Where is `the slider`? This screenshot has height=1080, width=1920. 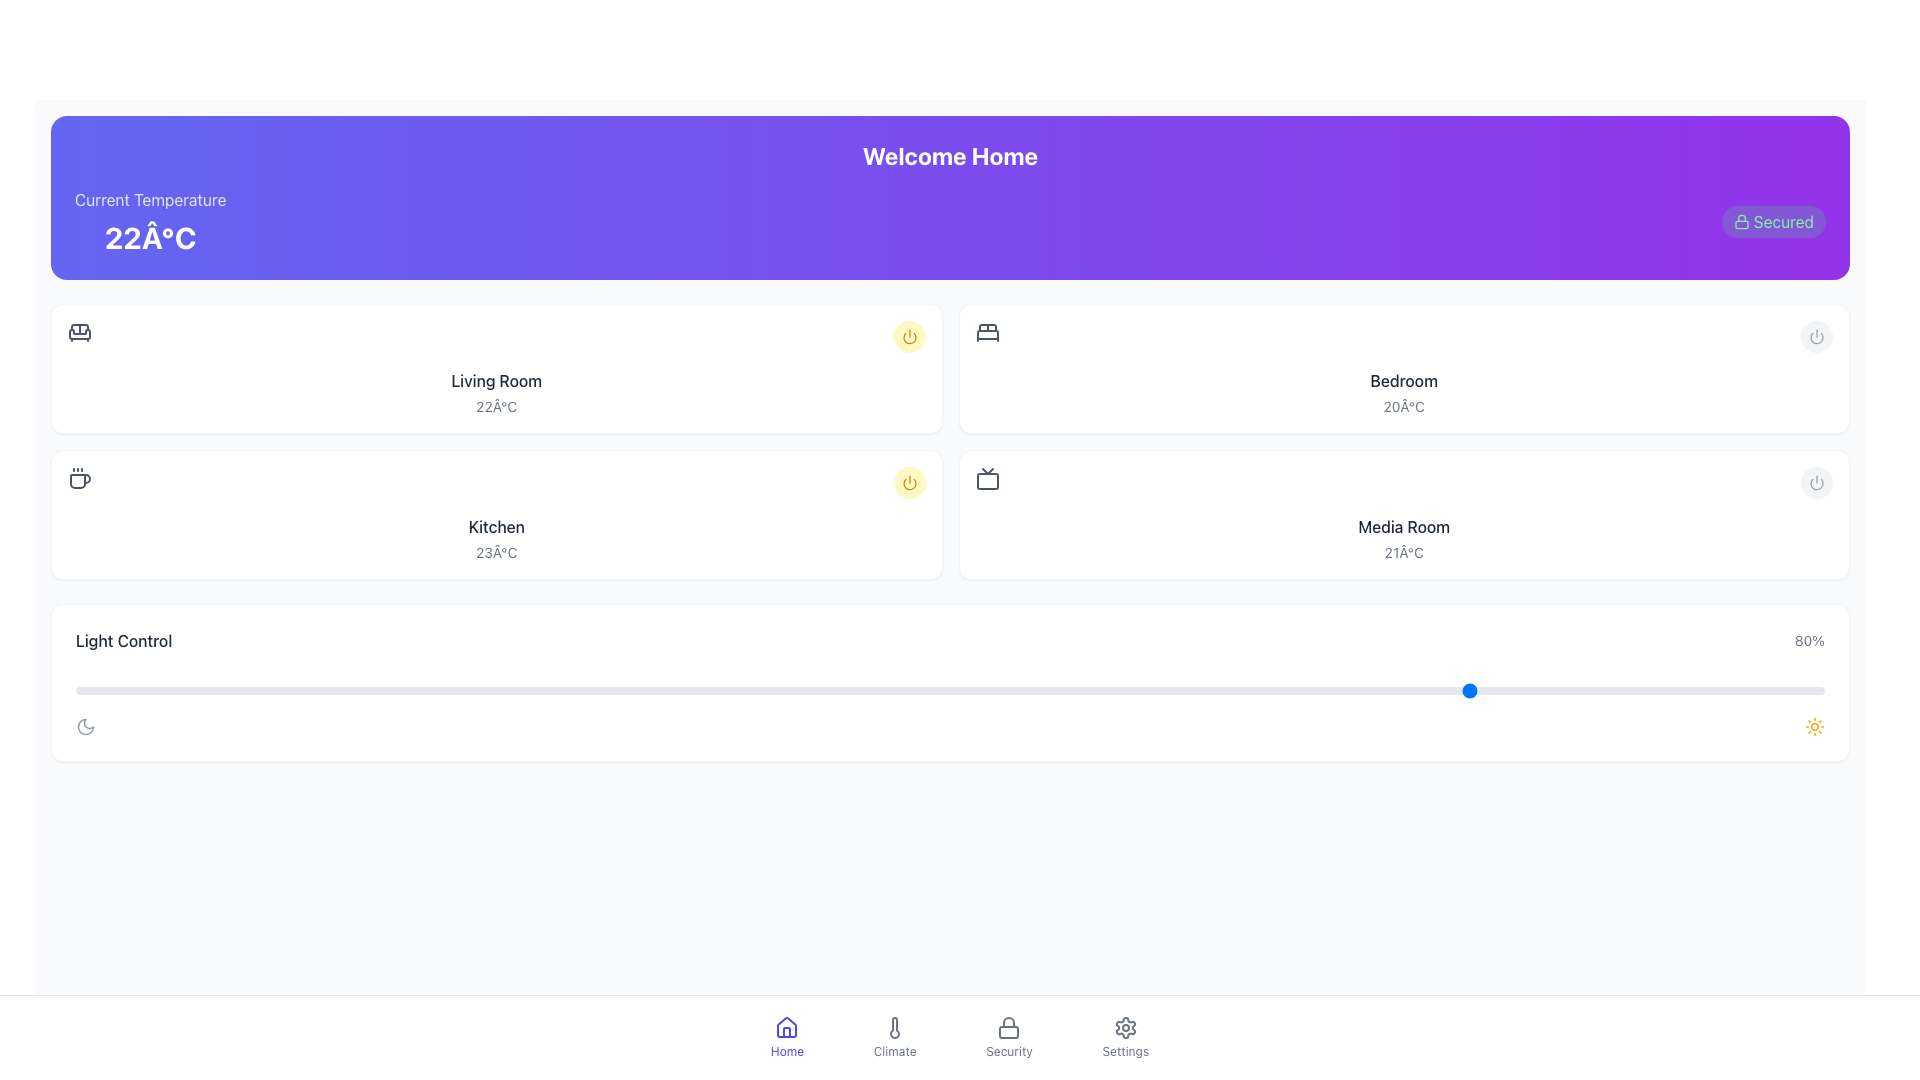
the slider is located at coordinates (985, 689).